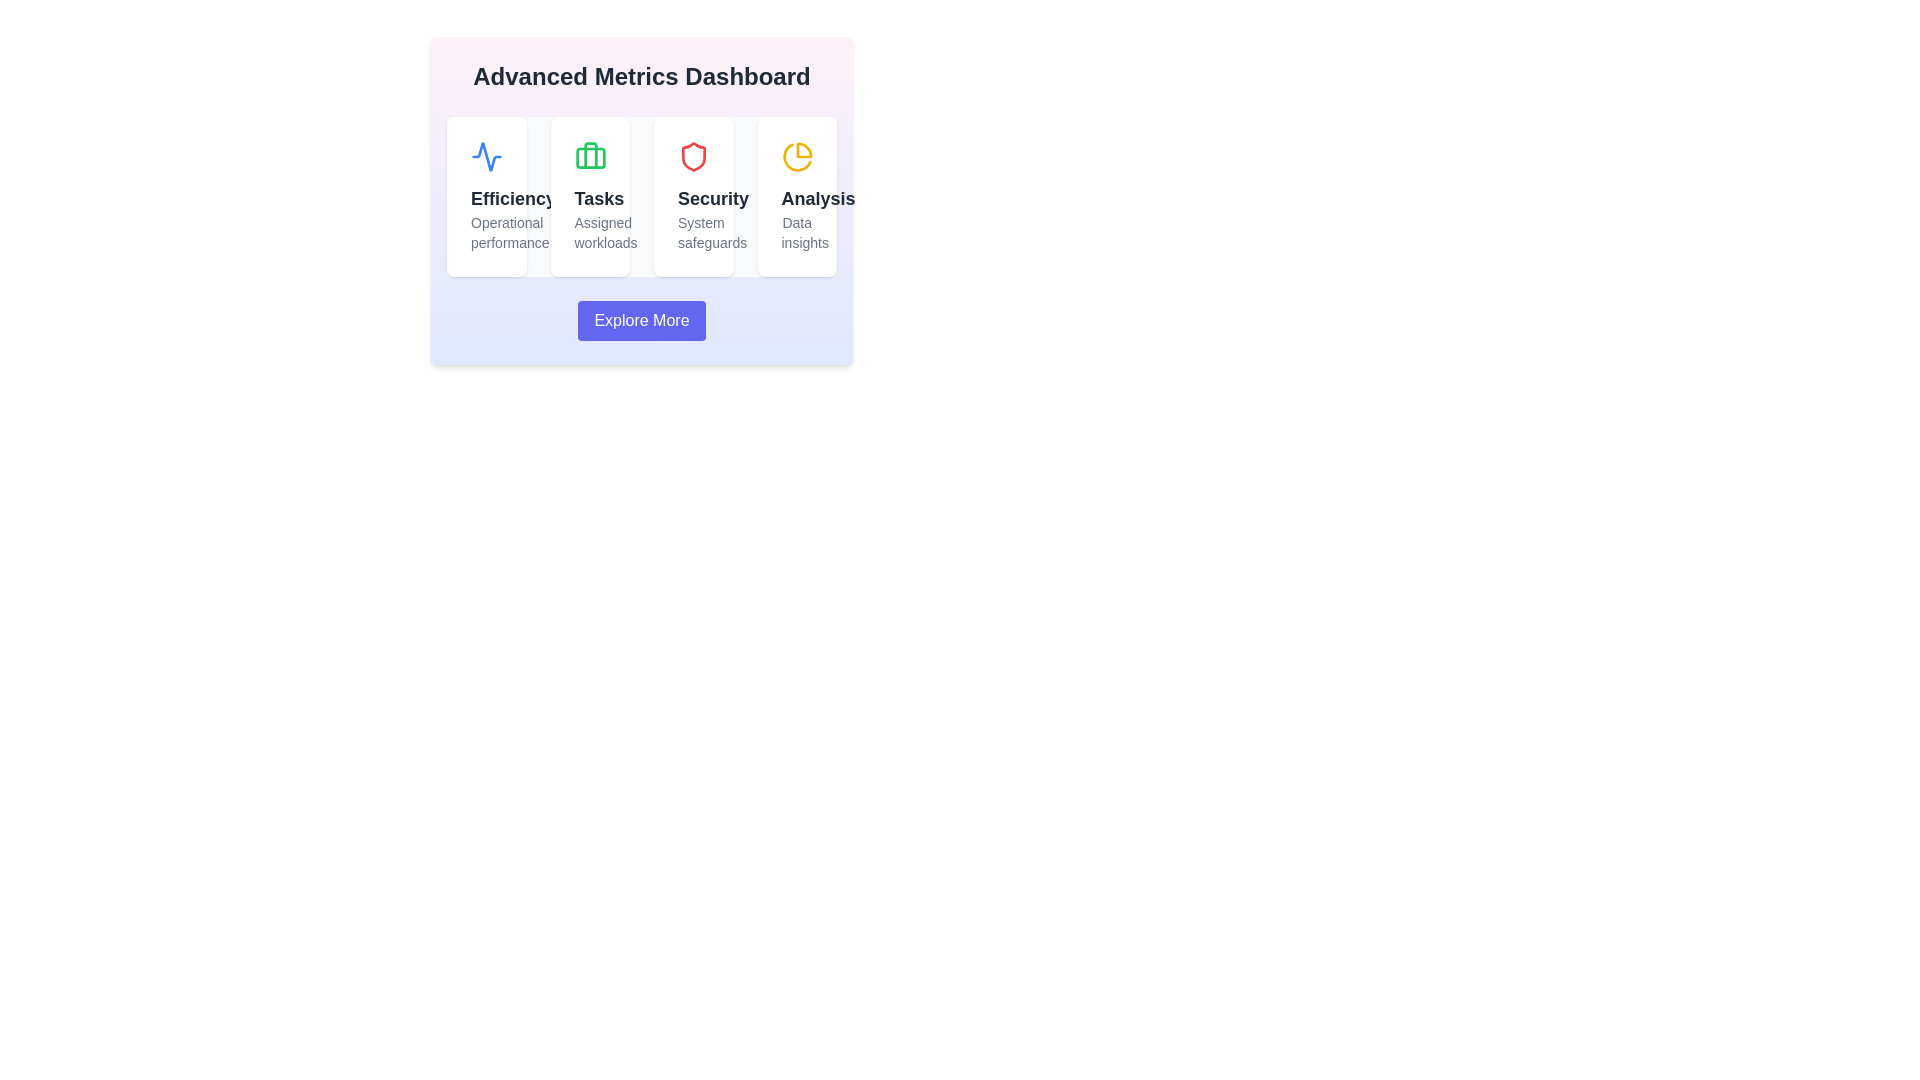 This screenshot has height=1080, width=1920. I want to click on the text label displaying 'System safeguards', which is styled in smaller, light gray font and is located beneath the 'Security' text label, so click(693, 231).